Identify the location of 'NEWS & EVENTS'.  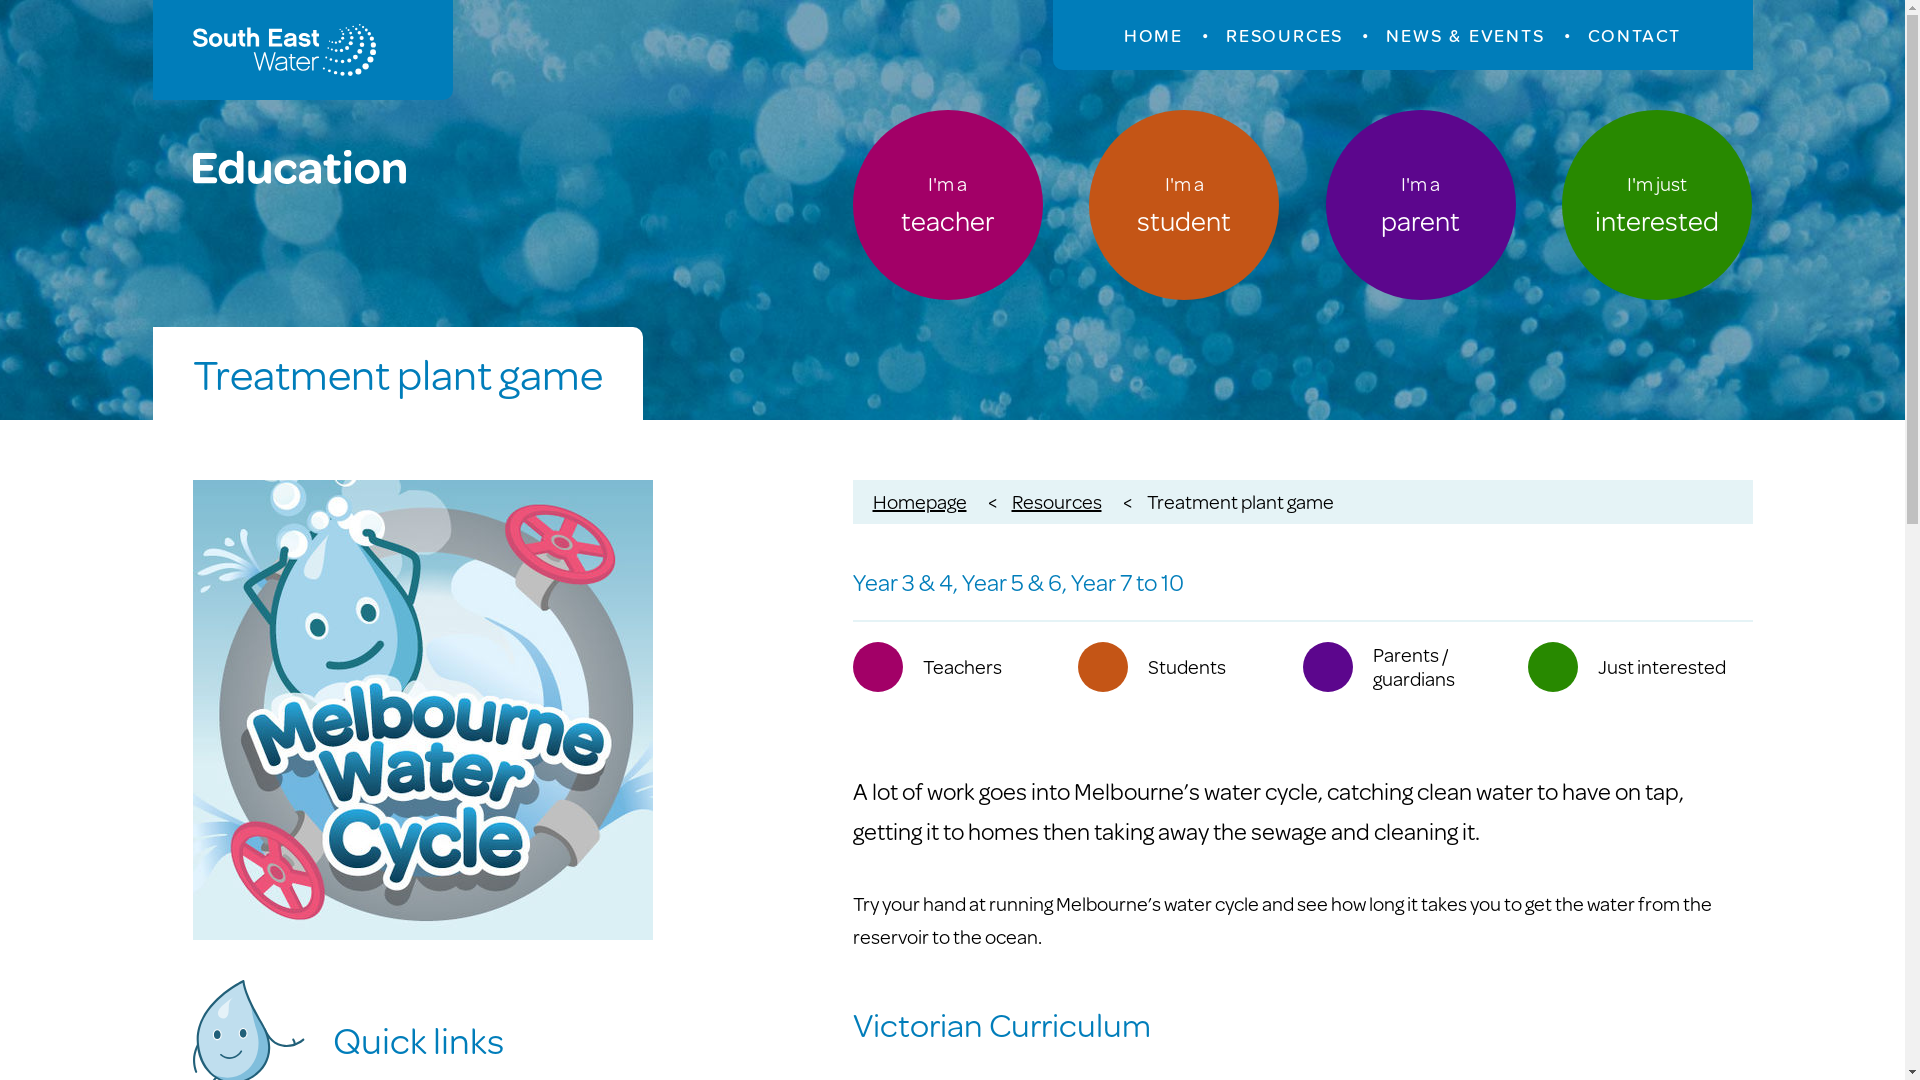
(1464, 36).